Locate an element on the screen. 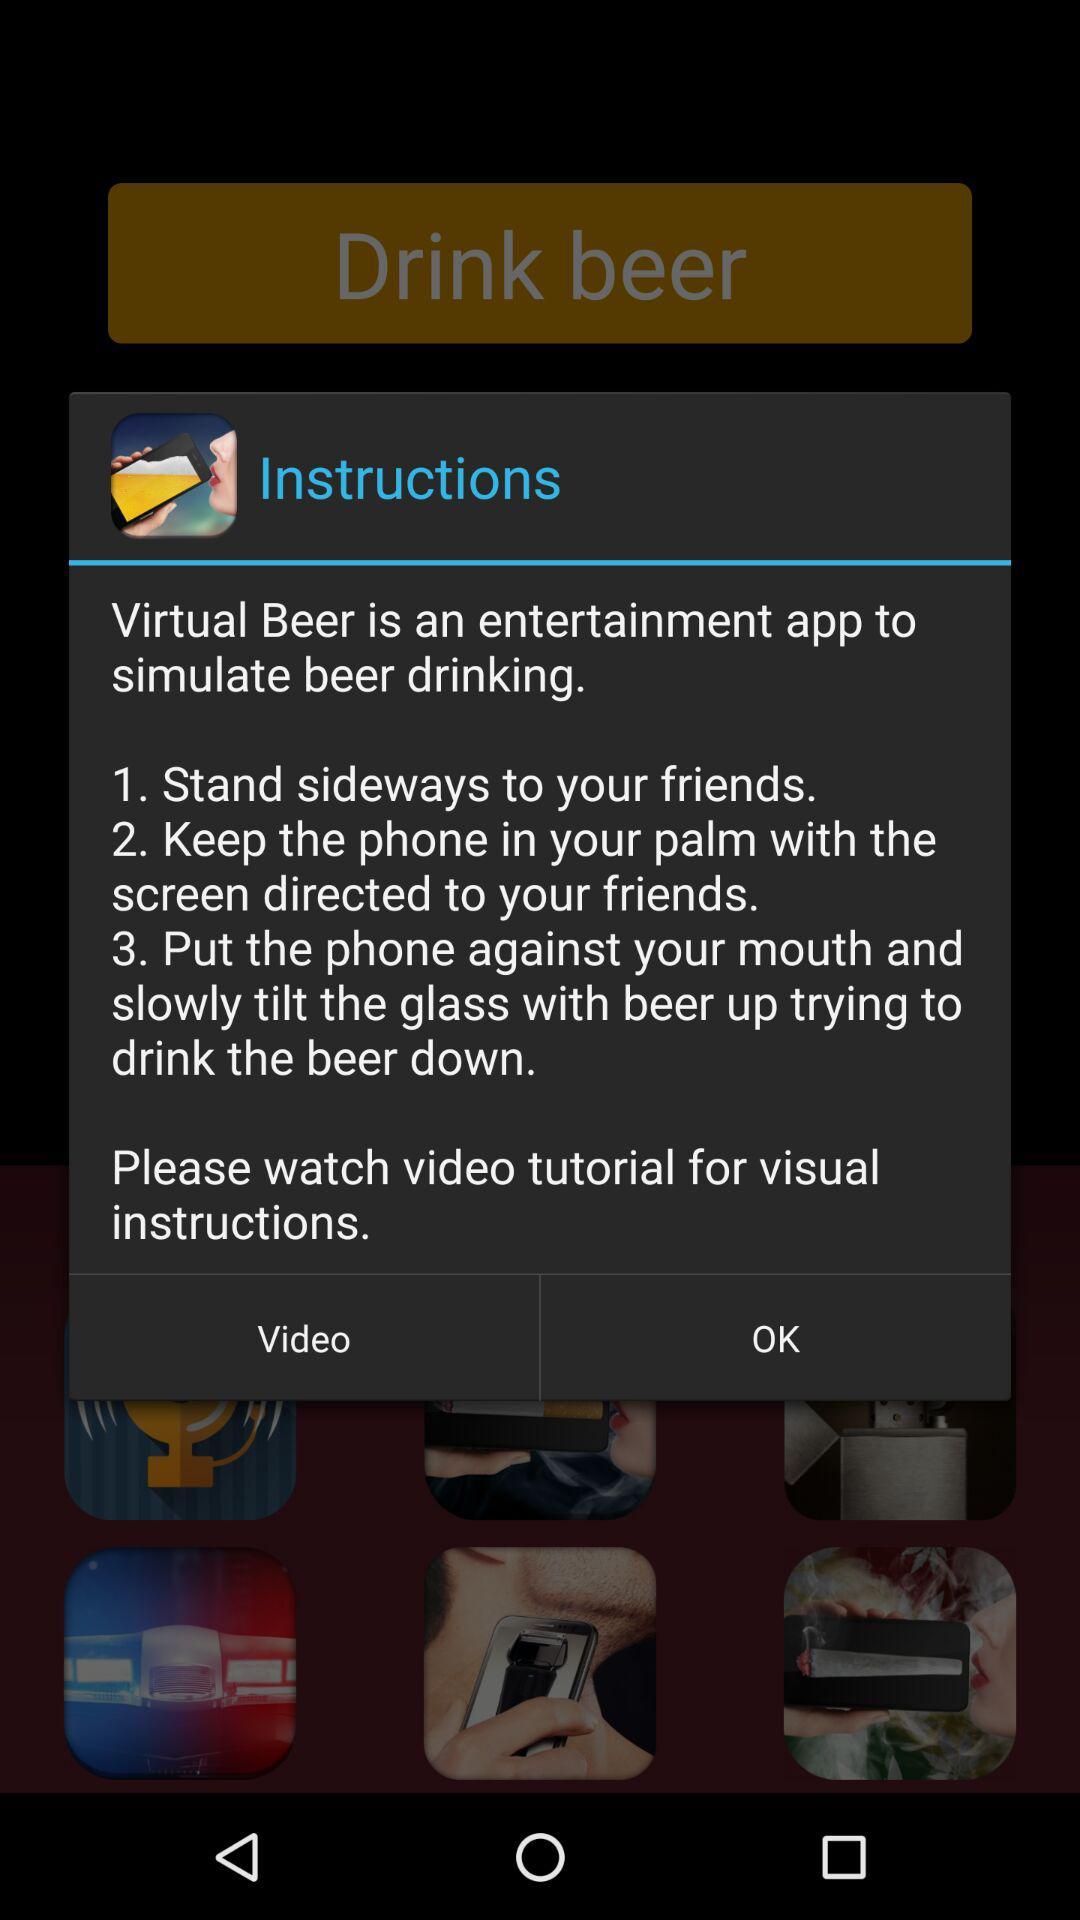 The width and height of the screenshot is (1080, 1920). video icon is located at coordinates (304, 1338).